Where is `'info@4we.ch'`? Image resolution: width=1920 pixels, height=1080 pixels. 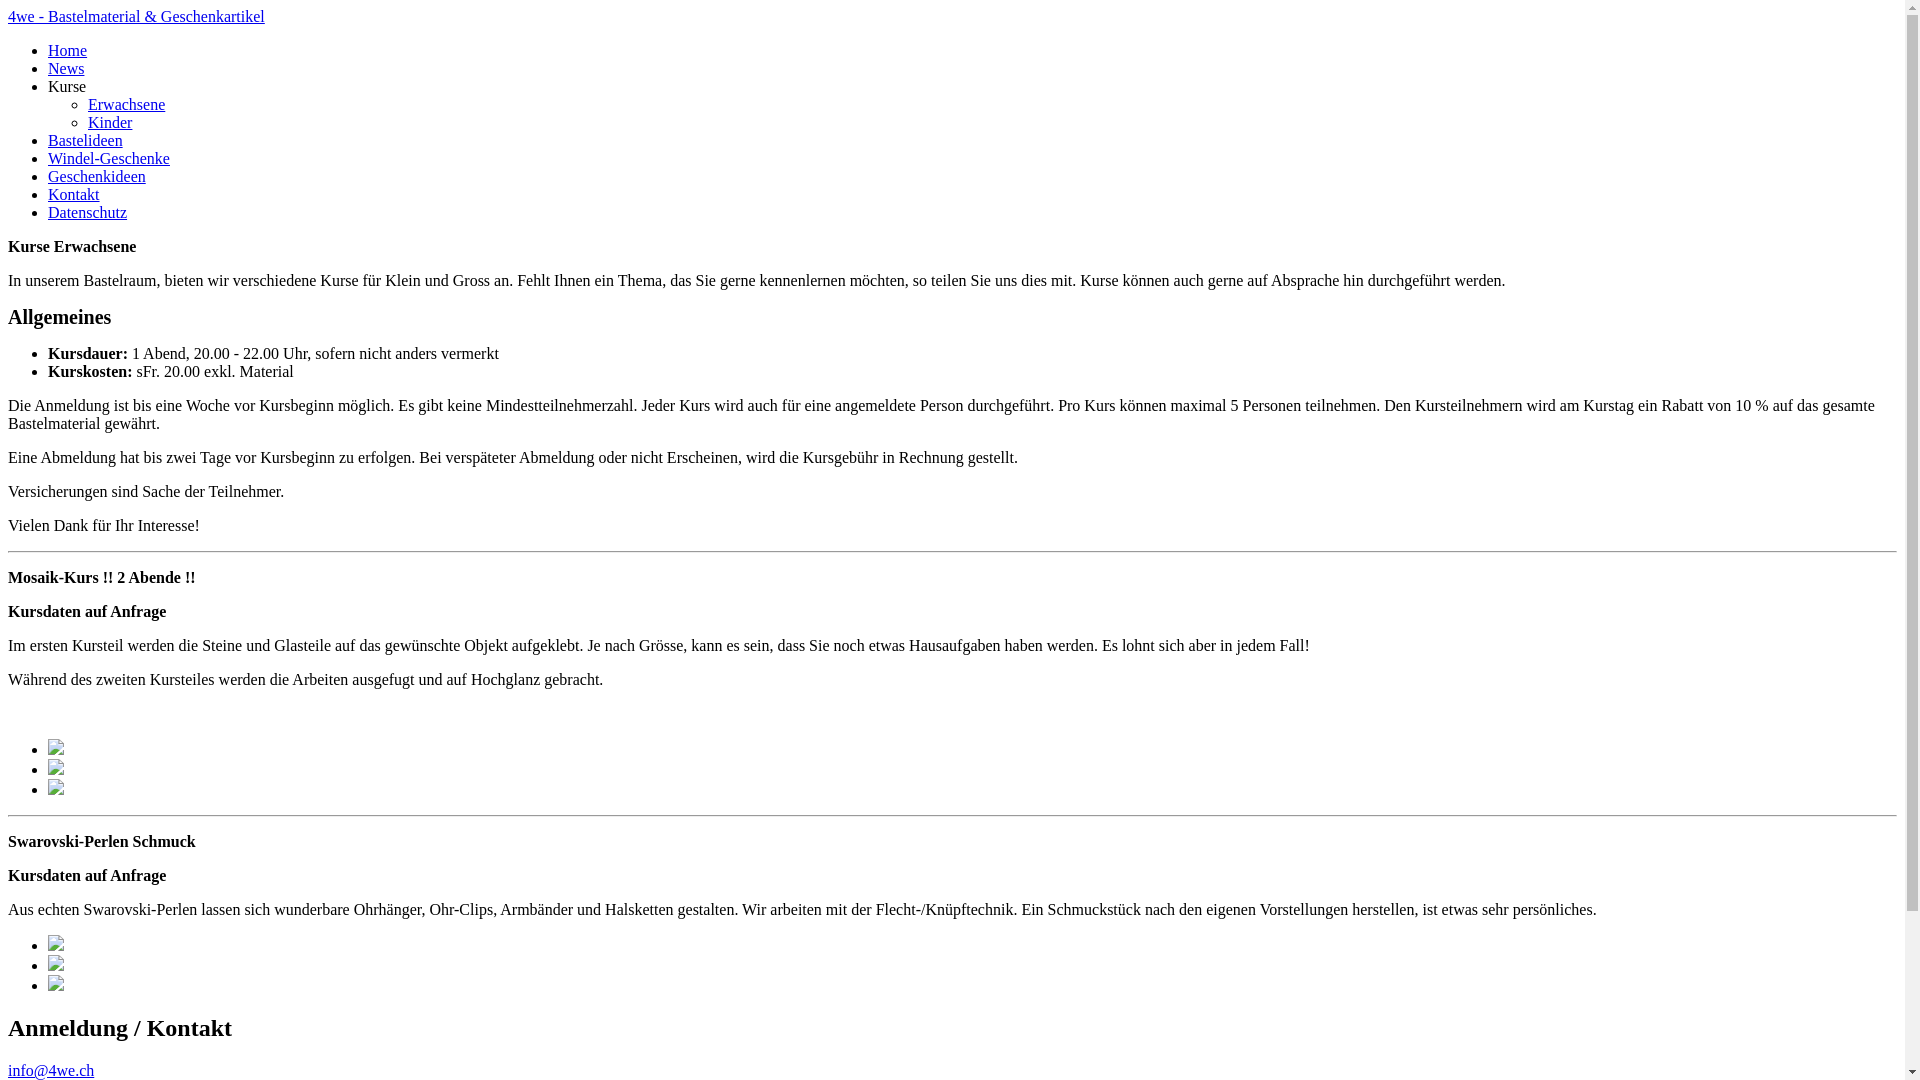
'info@4we.ch' is located at coordinates (51, 1069).